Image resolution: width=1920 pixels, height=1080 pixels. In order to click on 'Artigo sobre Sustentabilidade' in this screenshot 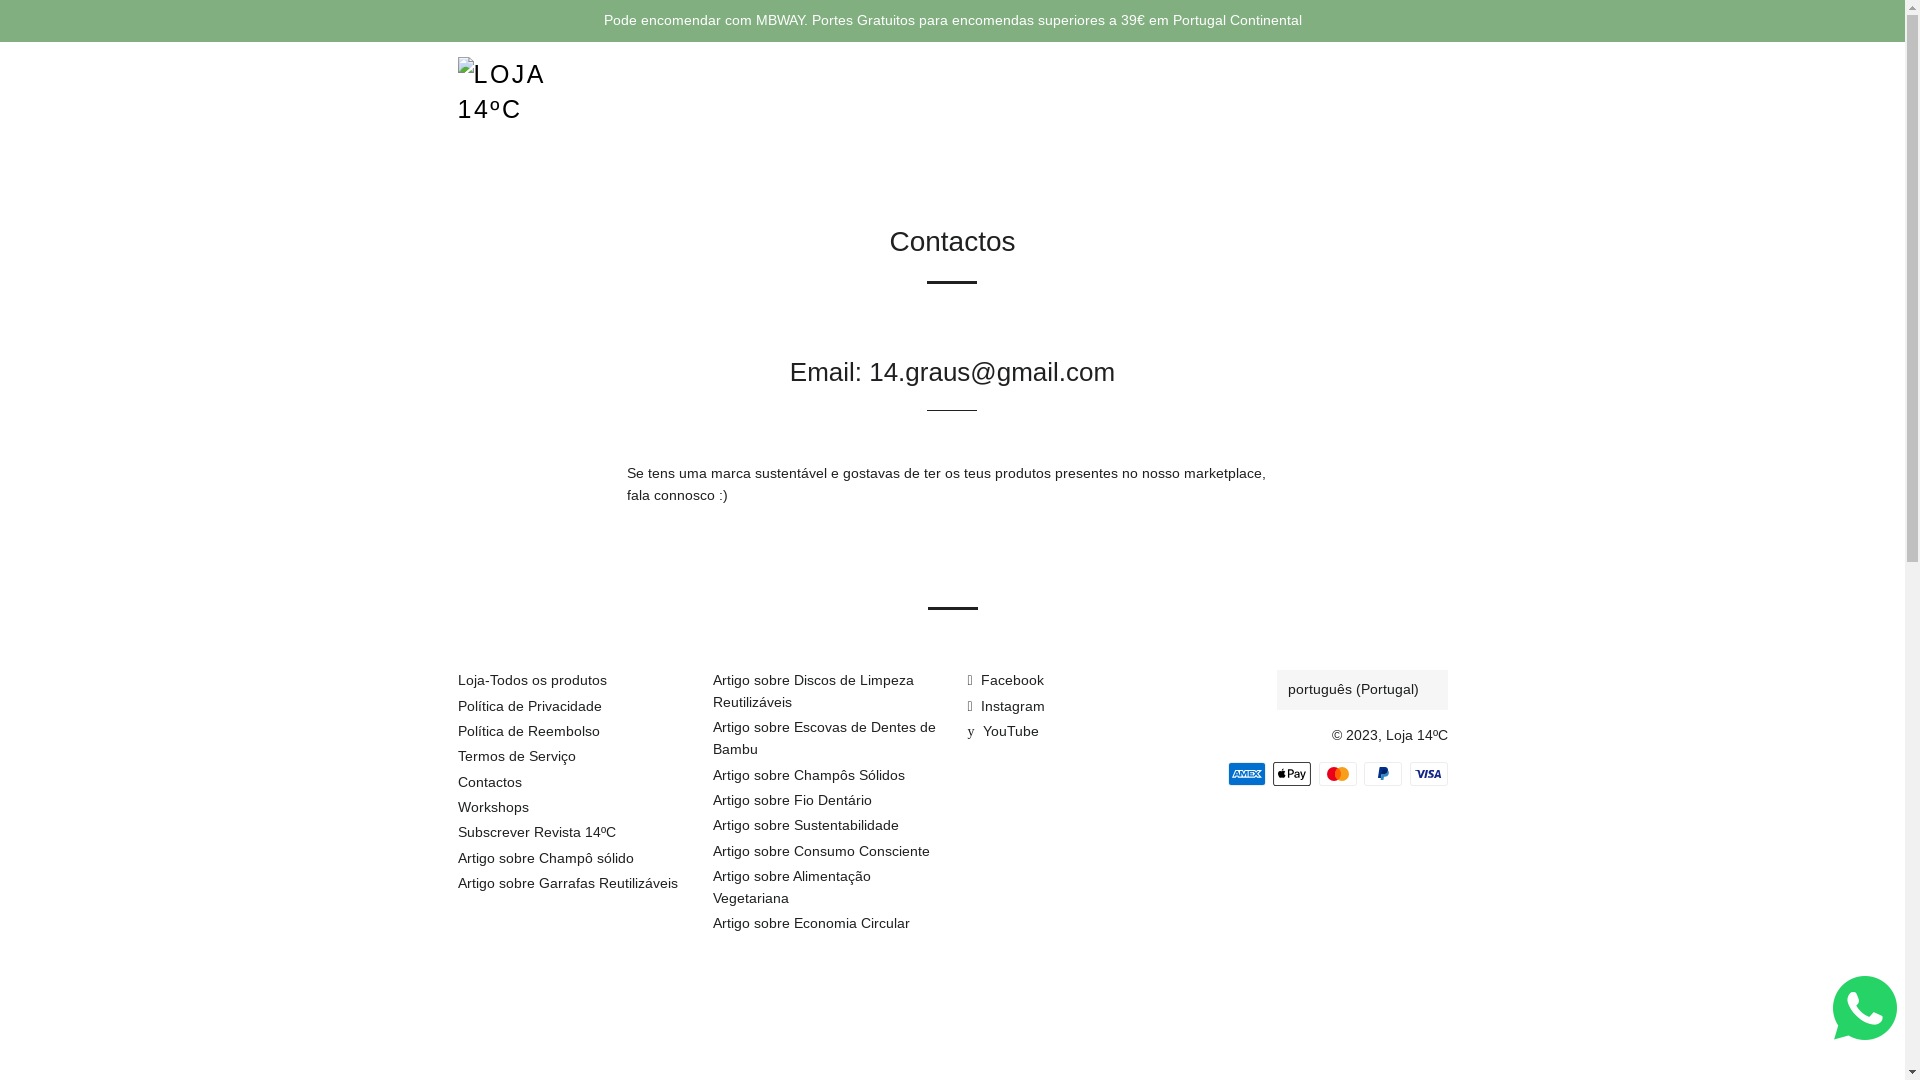, I will do `click(805, 825)`.